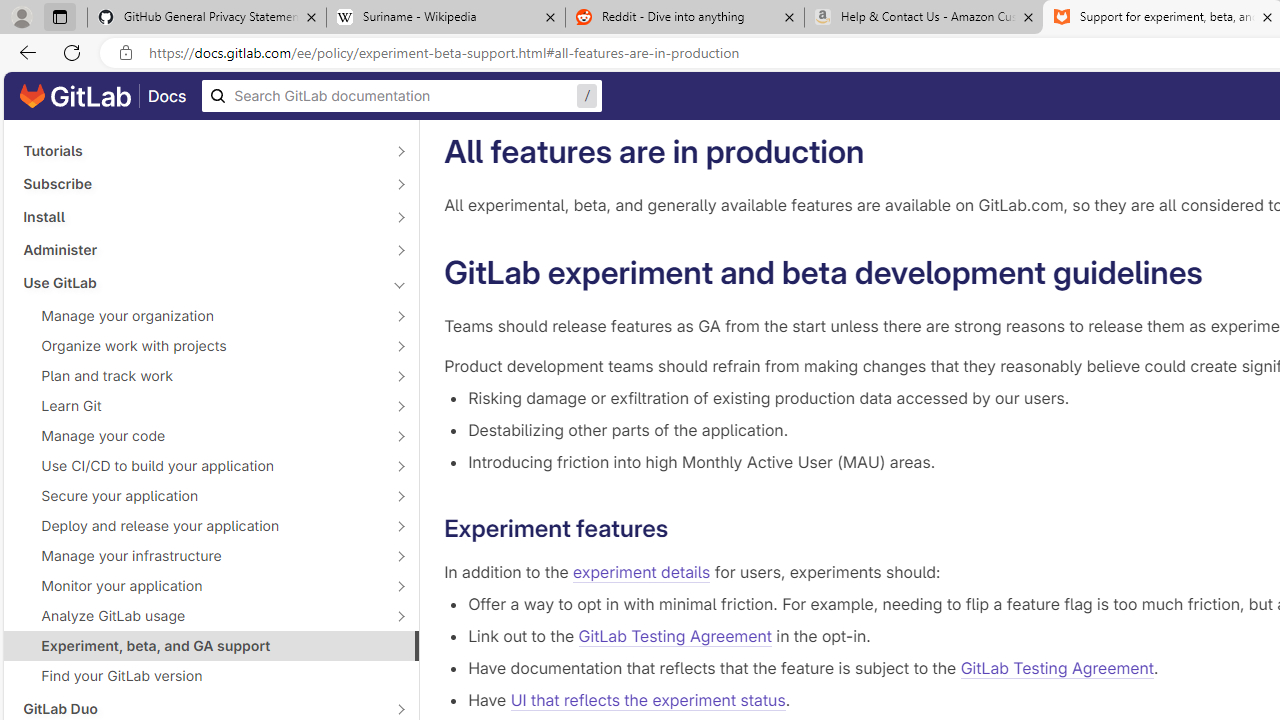 This screenshot has height=720, width=1280. What do you see at coordinates (200, 524) in the screenshot?
I see `'Deploy and release your application'` at bounding box center [200, 524].